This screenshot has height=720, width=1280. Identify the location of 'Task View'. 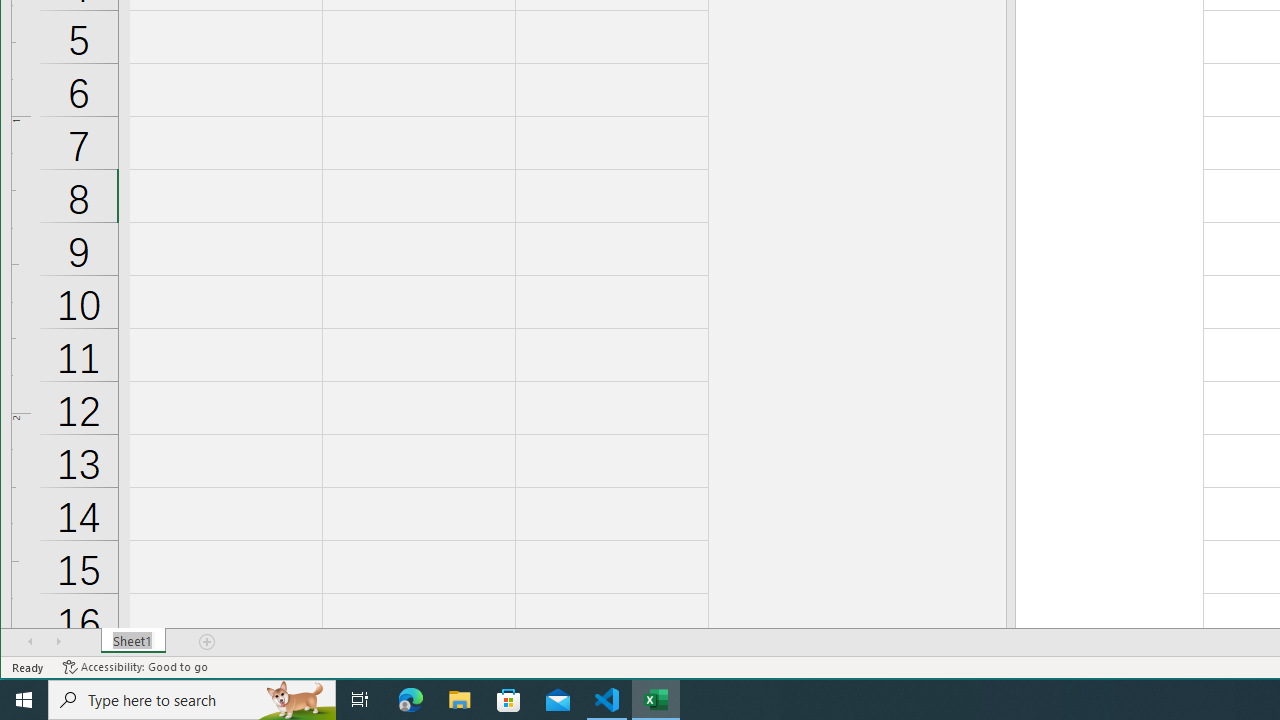
(359, 698).